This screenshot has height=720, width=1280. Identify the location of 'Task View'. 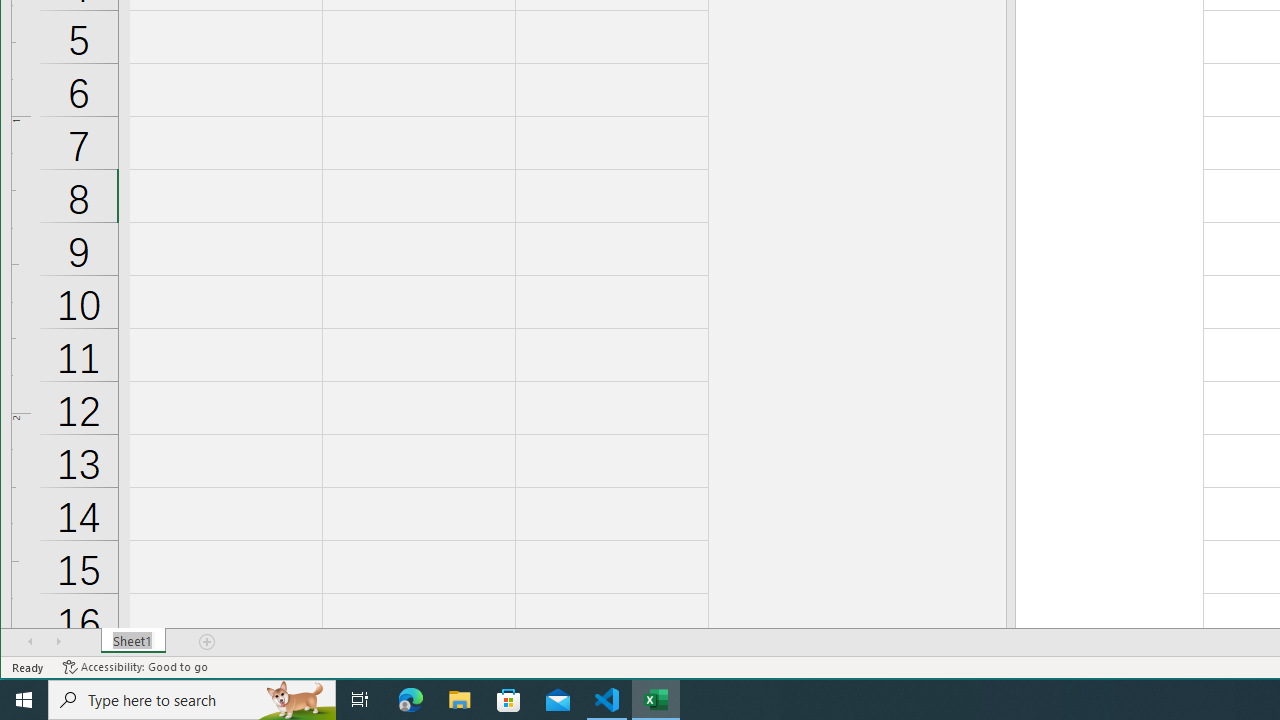
(359, 698).